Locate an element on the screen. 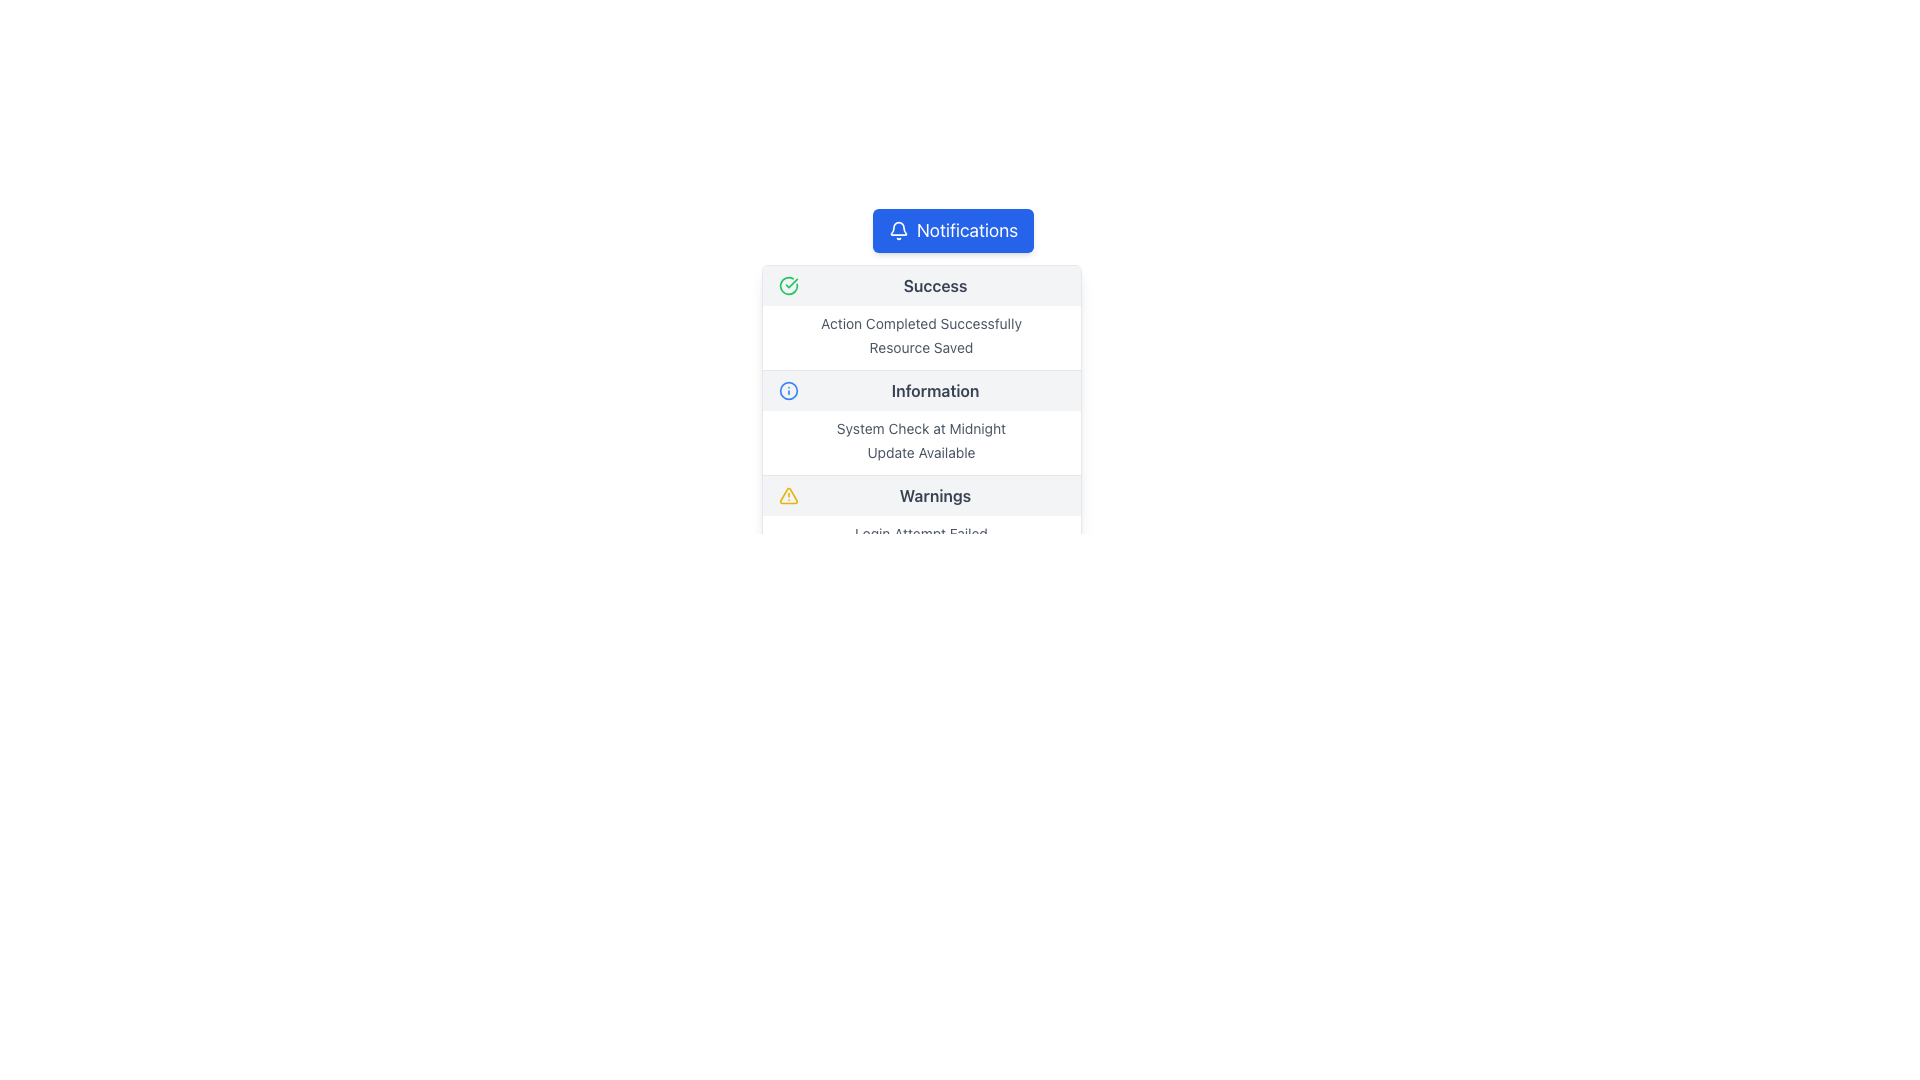 The height and width of the screenshot is (1080, 1920). the first notification item labeled 'Success' with a green check icon, which indicates that an action has been completed successfully is located at coordinates (920, 317).